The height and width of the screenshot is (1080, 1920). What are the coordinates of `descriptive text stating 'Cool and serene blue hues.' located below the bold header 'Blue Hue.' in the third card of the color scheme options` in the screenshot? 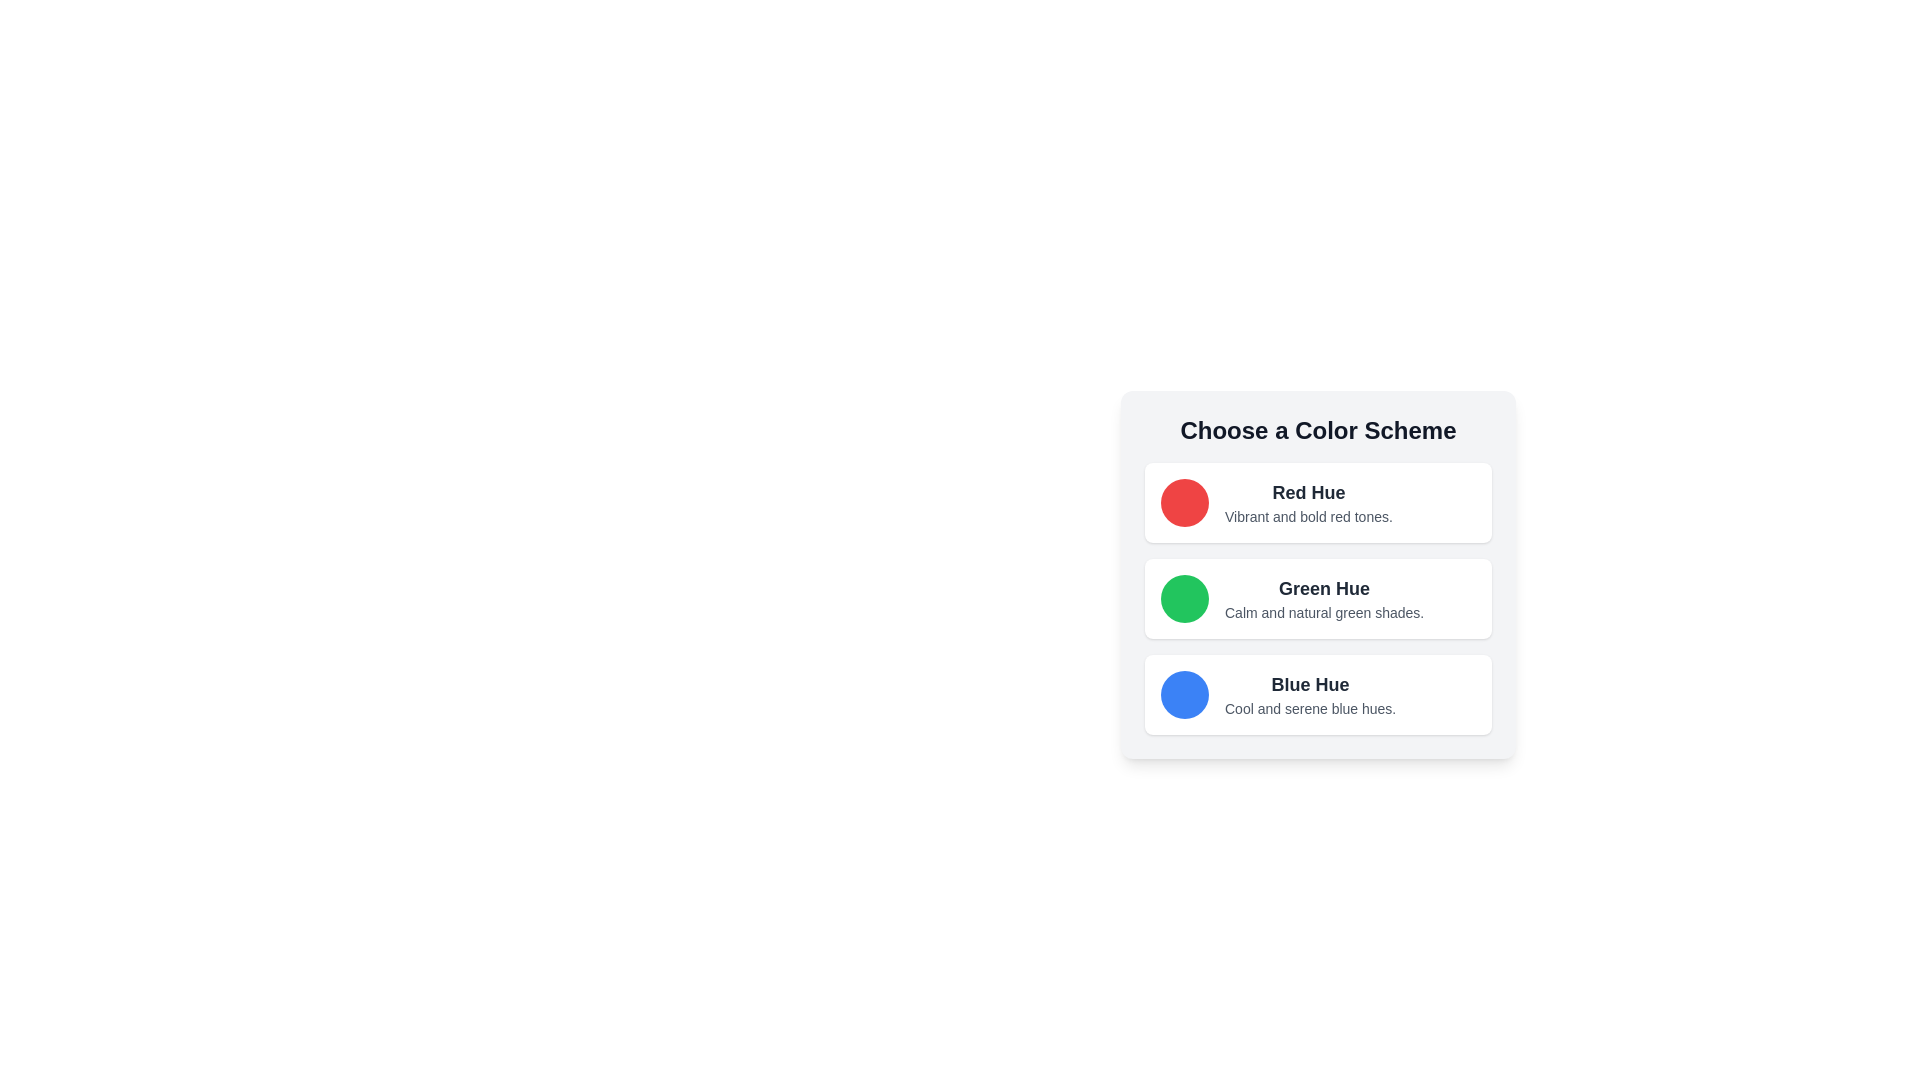 It's located at (1310, 708).